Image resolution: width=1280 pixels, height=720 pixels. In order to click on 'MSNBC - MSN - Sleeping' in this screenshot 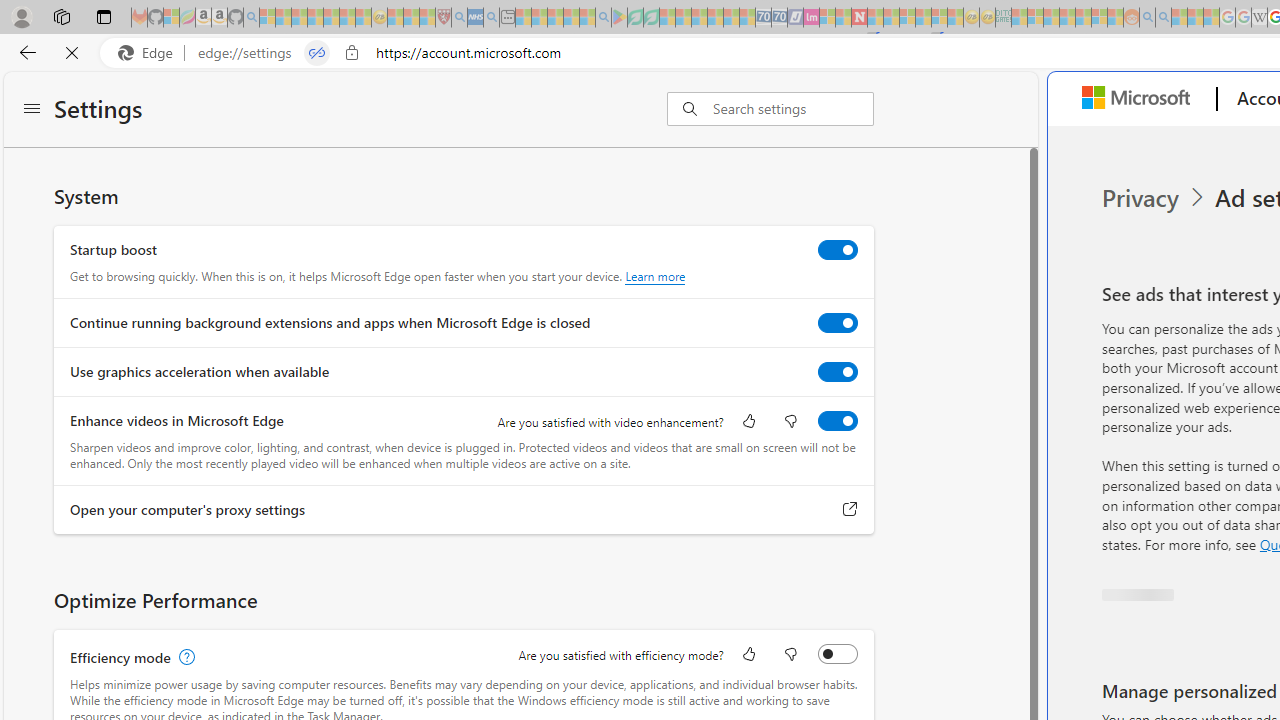, I will do `click(1019, 17)`.